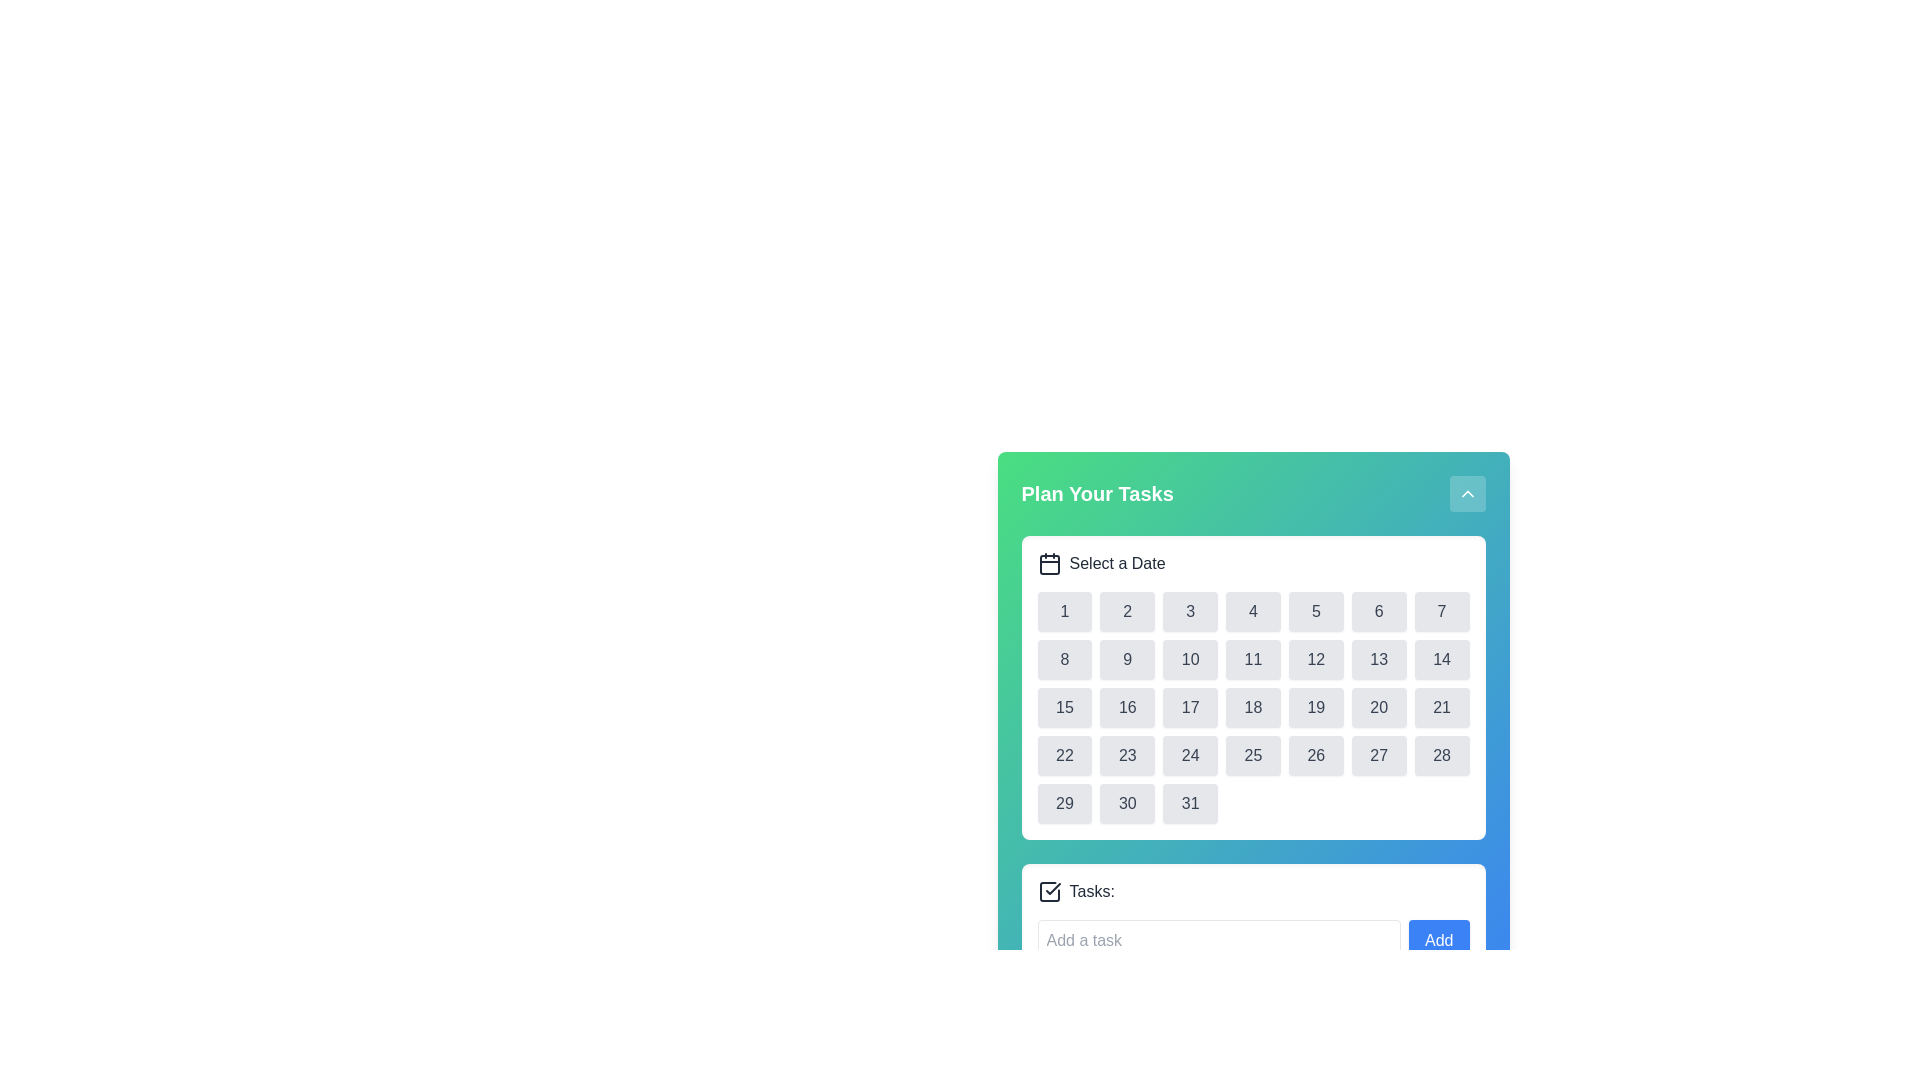 The image size is (1920, 1080). What do you see at coordinates (1190, 756) in the screenshot?
I see `the date button '24' in the calendar view` at bounding box center [1190, 756].